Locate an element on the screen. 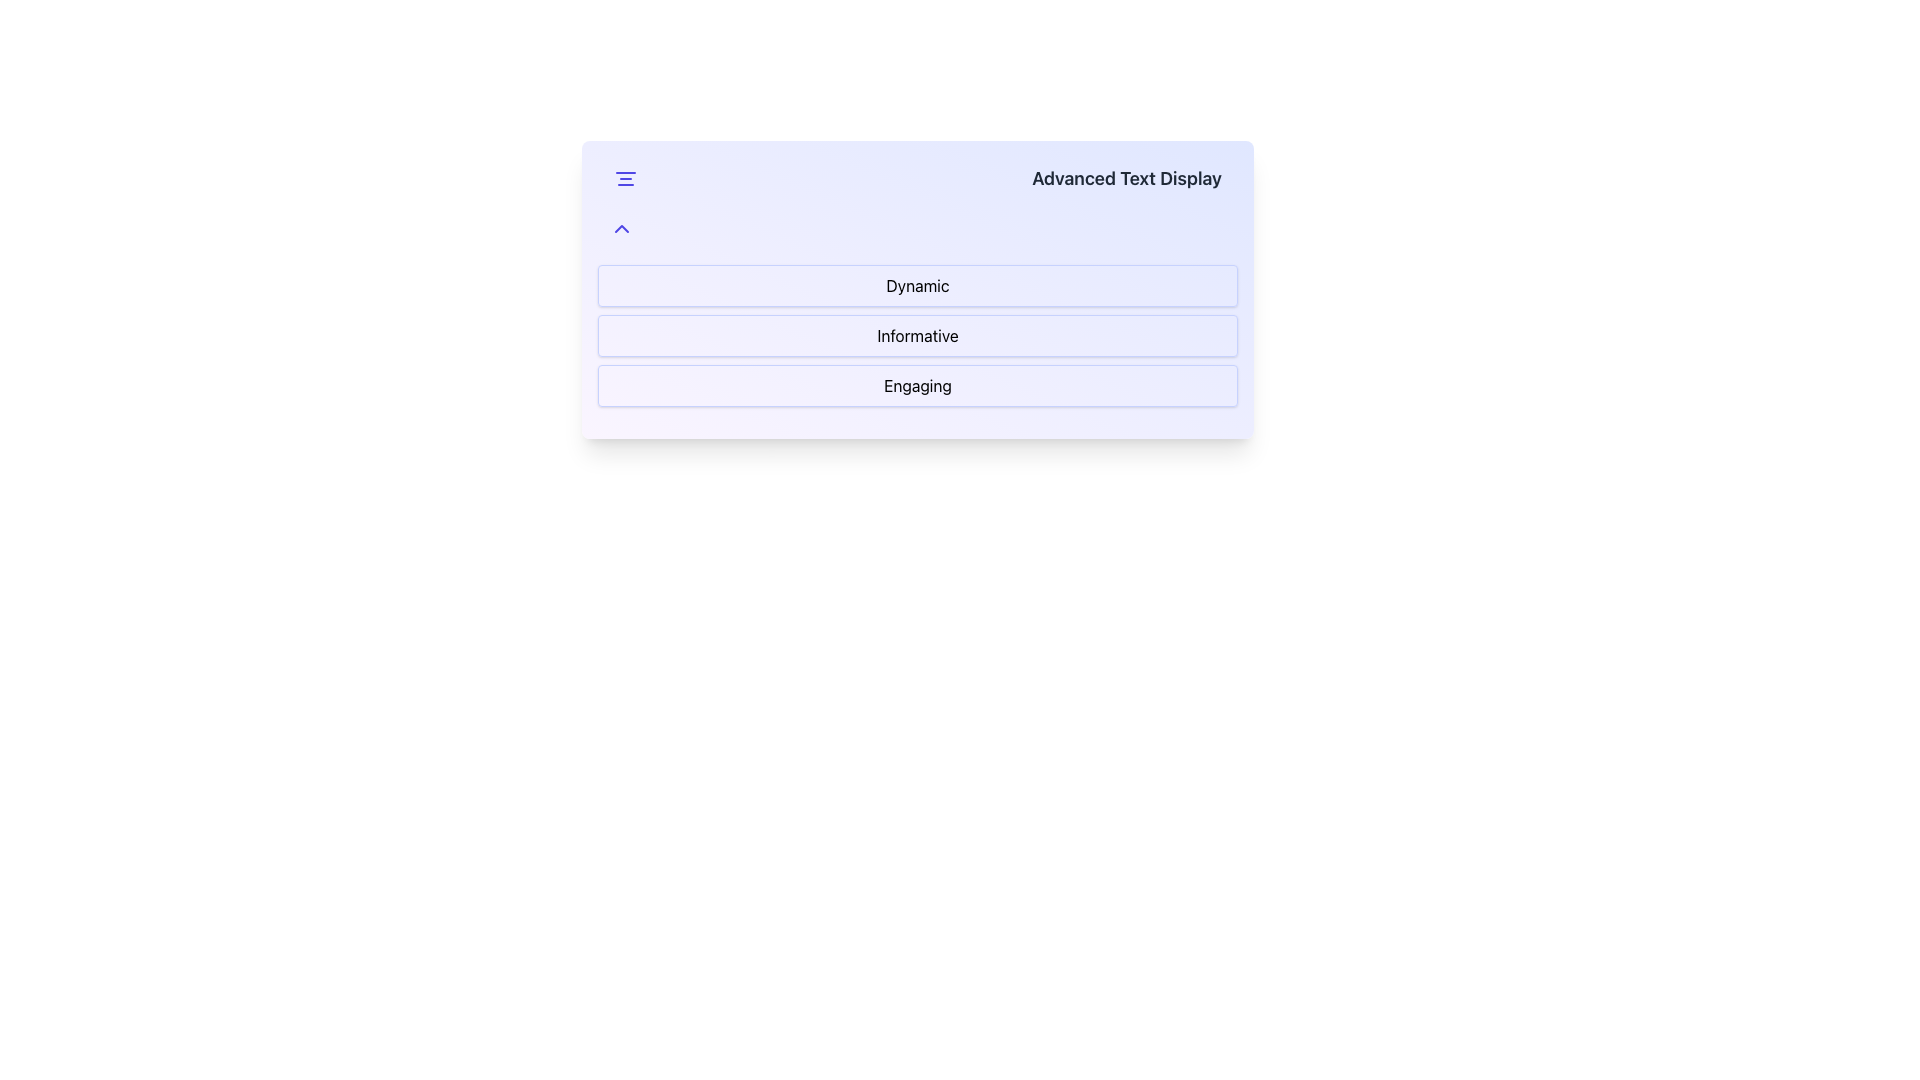 Image resolution: width=1920 pixels, height=1080 pixels. the text label displaying 'Advanced Text Display' which is styled in bold with a larger gray font, located in the upper-right quarter of the layout is located at coordinates (1127, 177).